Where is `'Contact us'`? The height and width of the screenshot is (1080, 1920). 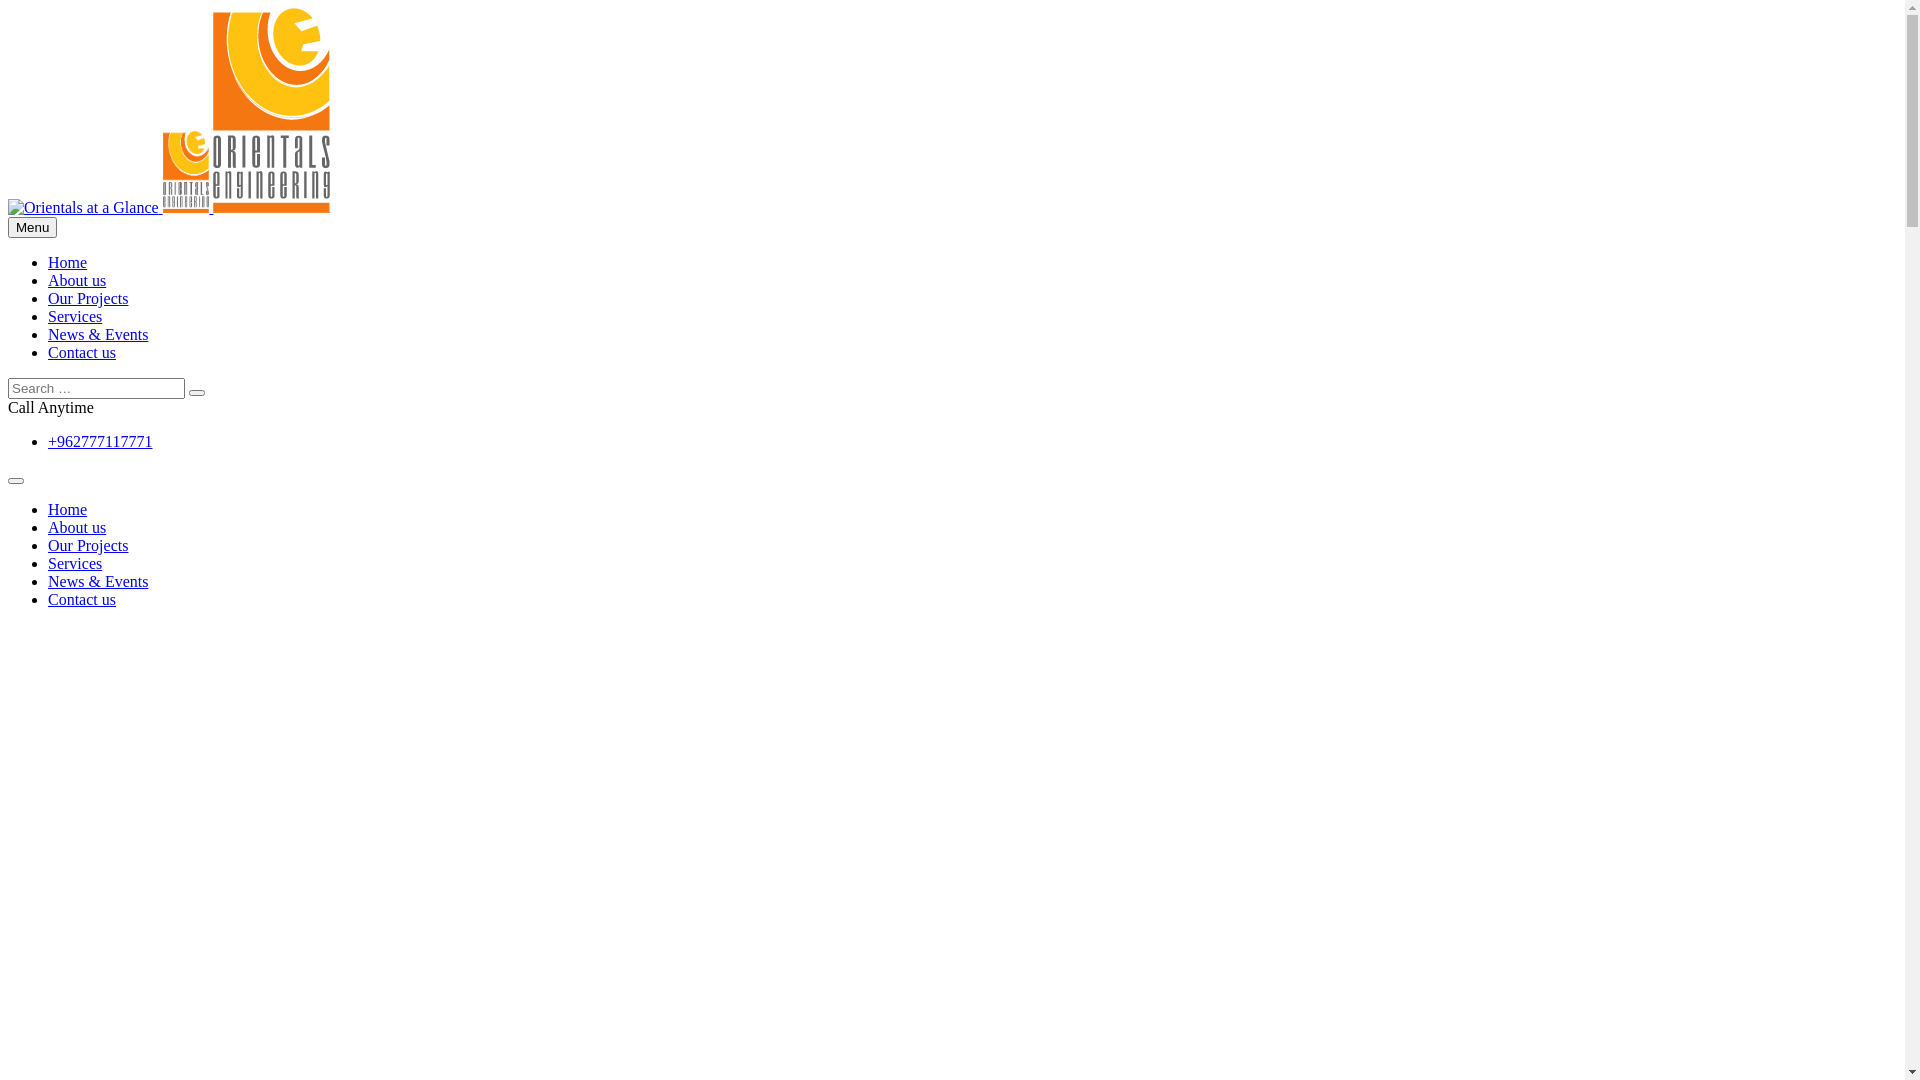 'Contact us' is located at coordinates (80, 598).